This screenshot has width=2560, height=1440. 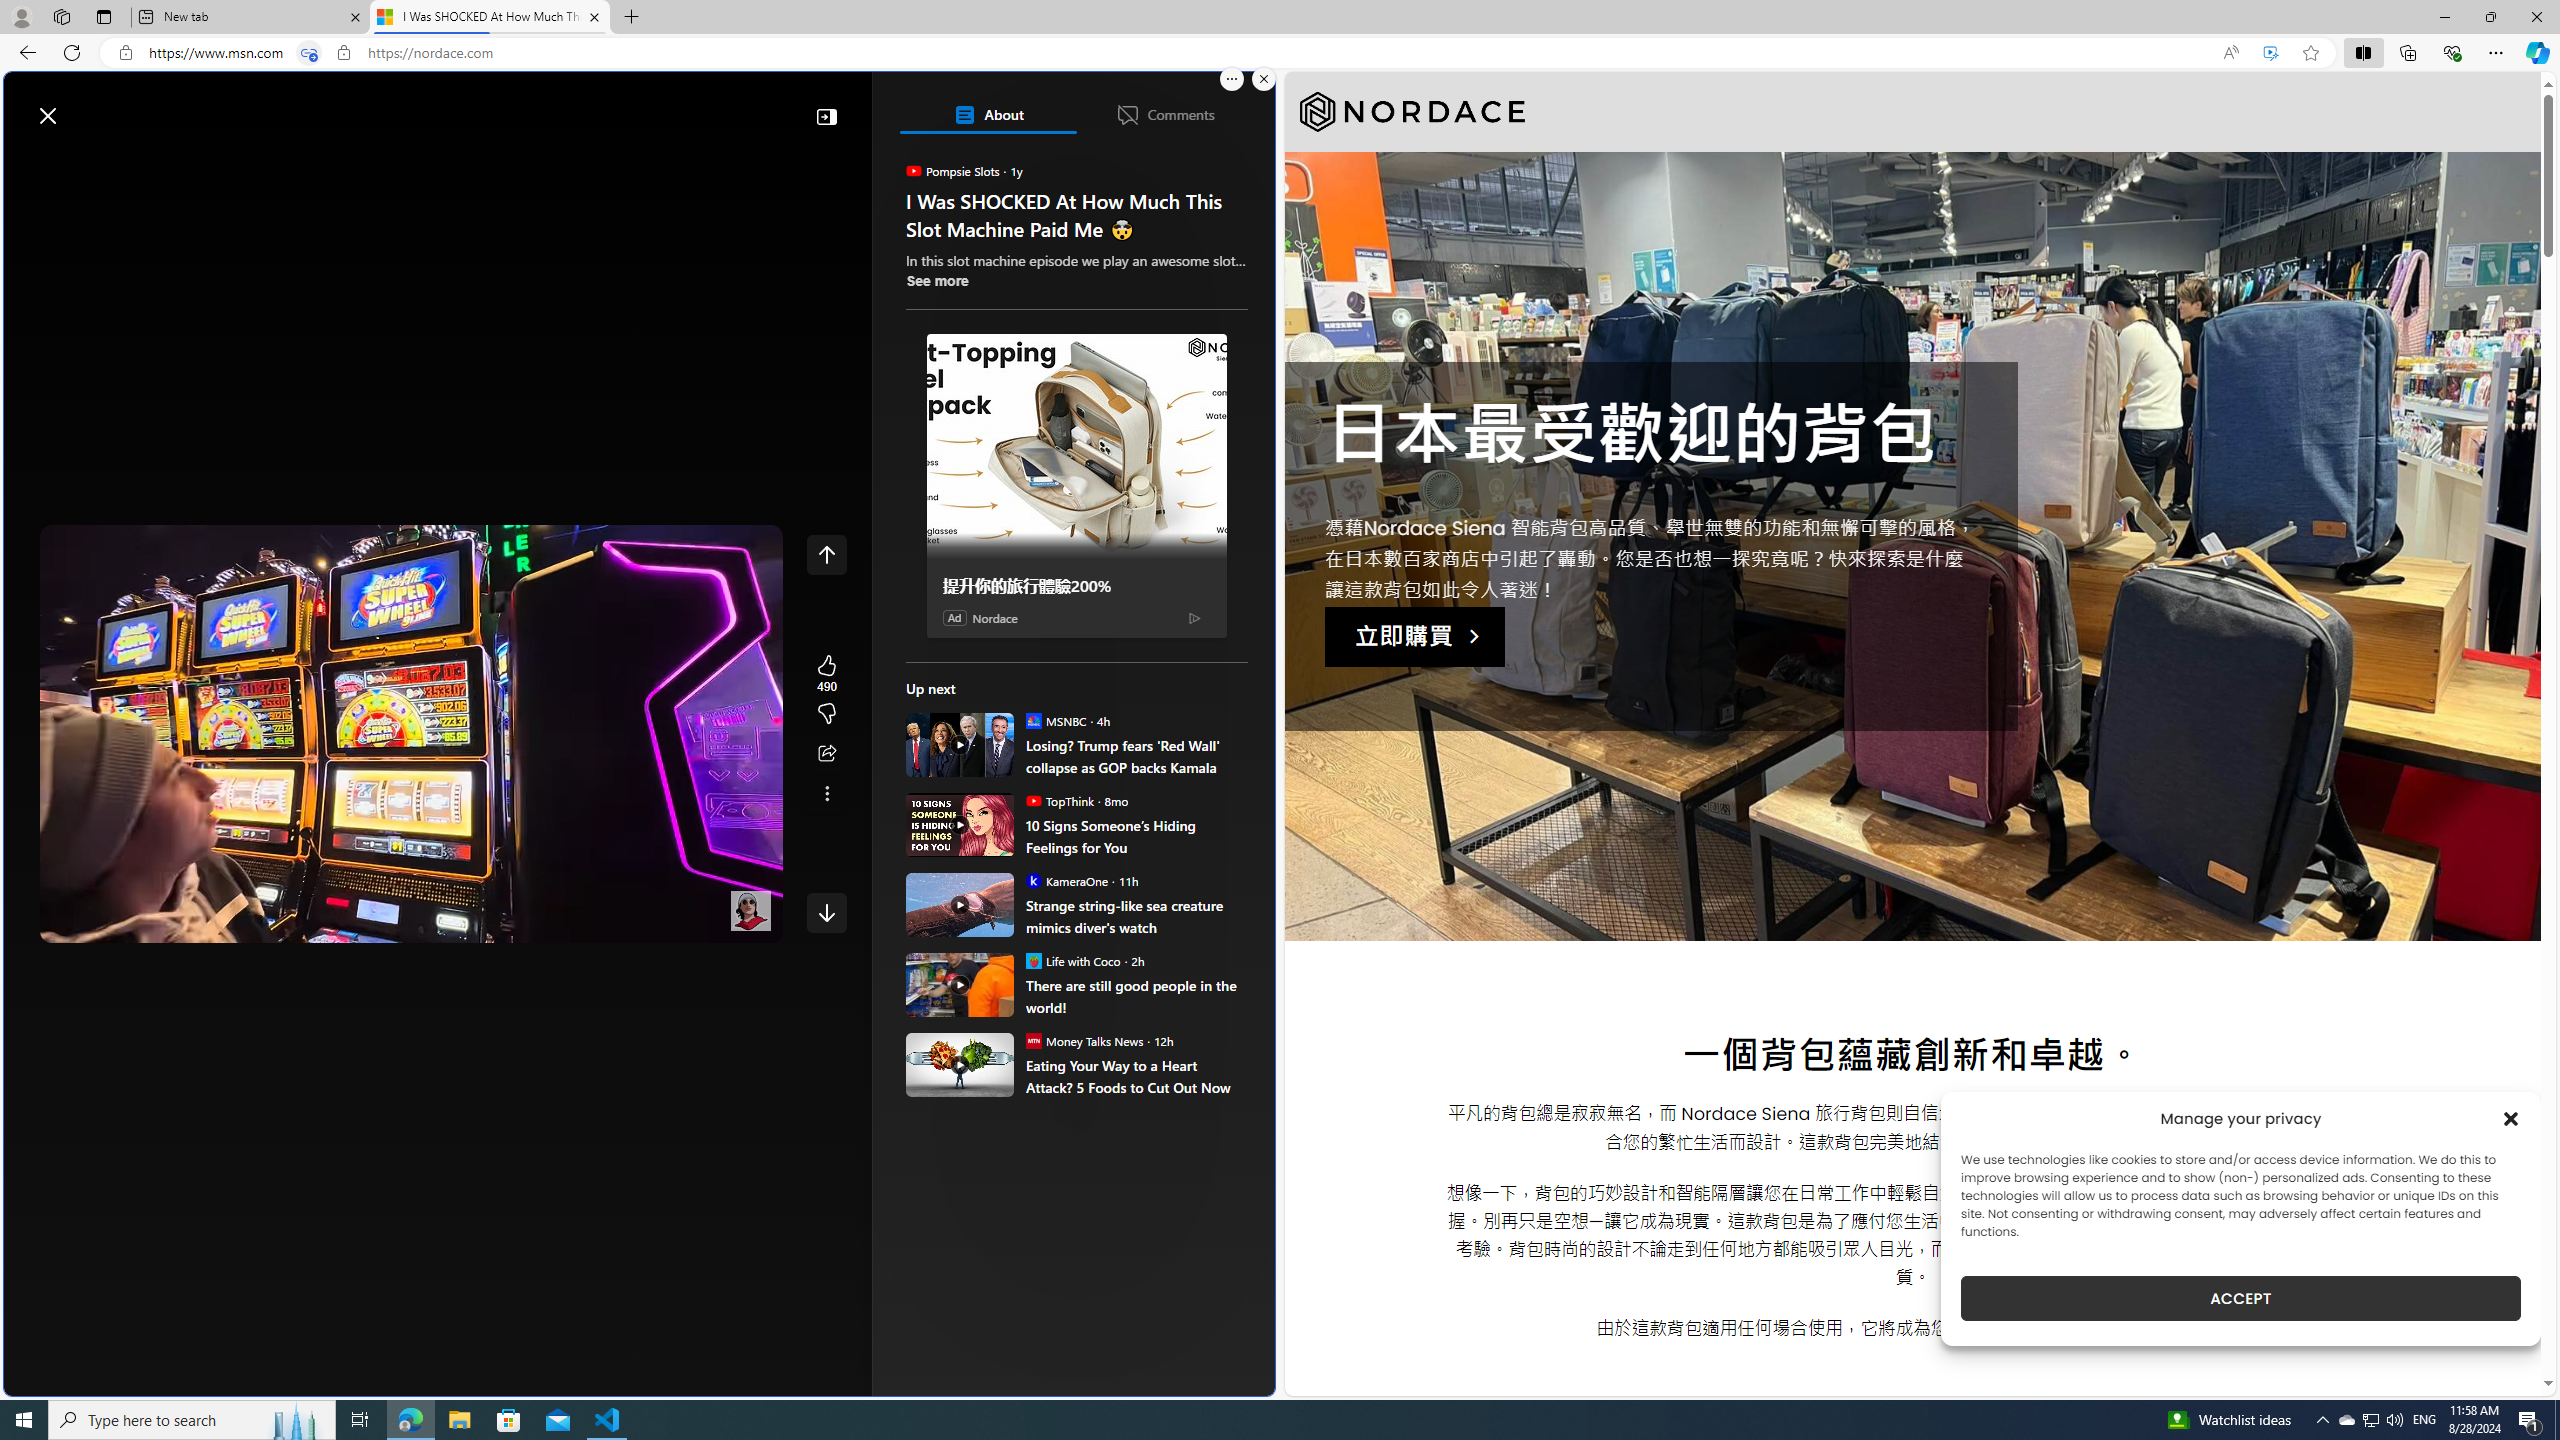 What do you see at coordinates (1057, 800) in the screenshot?
I see `'TopThink TopThink'` at bounding box center [1057, 800].